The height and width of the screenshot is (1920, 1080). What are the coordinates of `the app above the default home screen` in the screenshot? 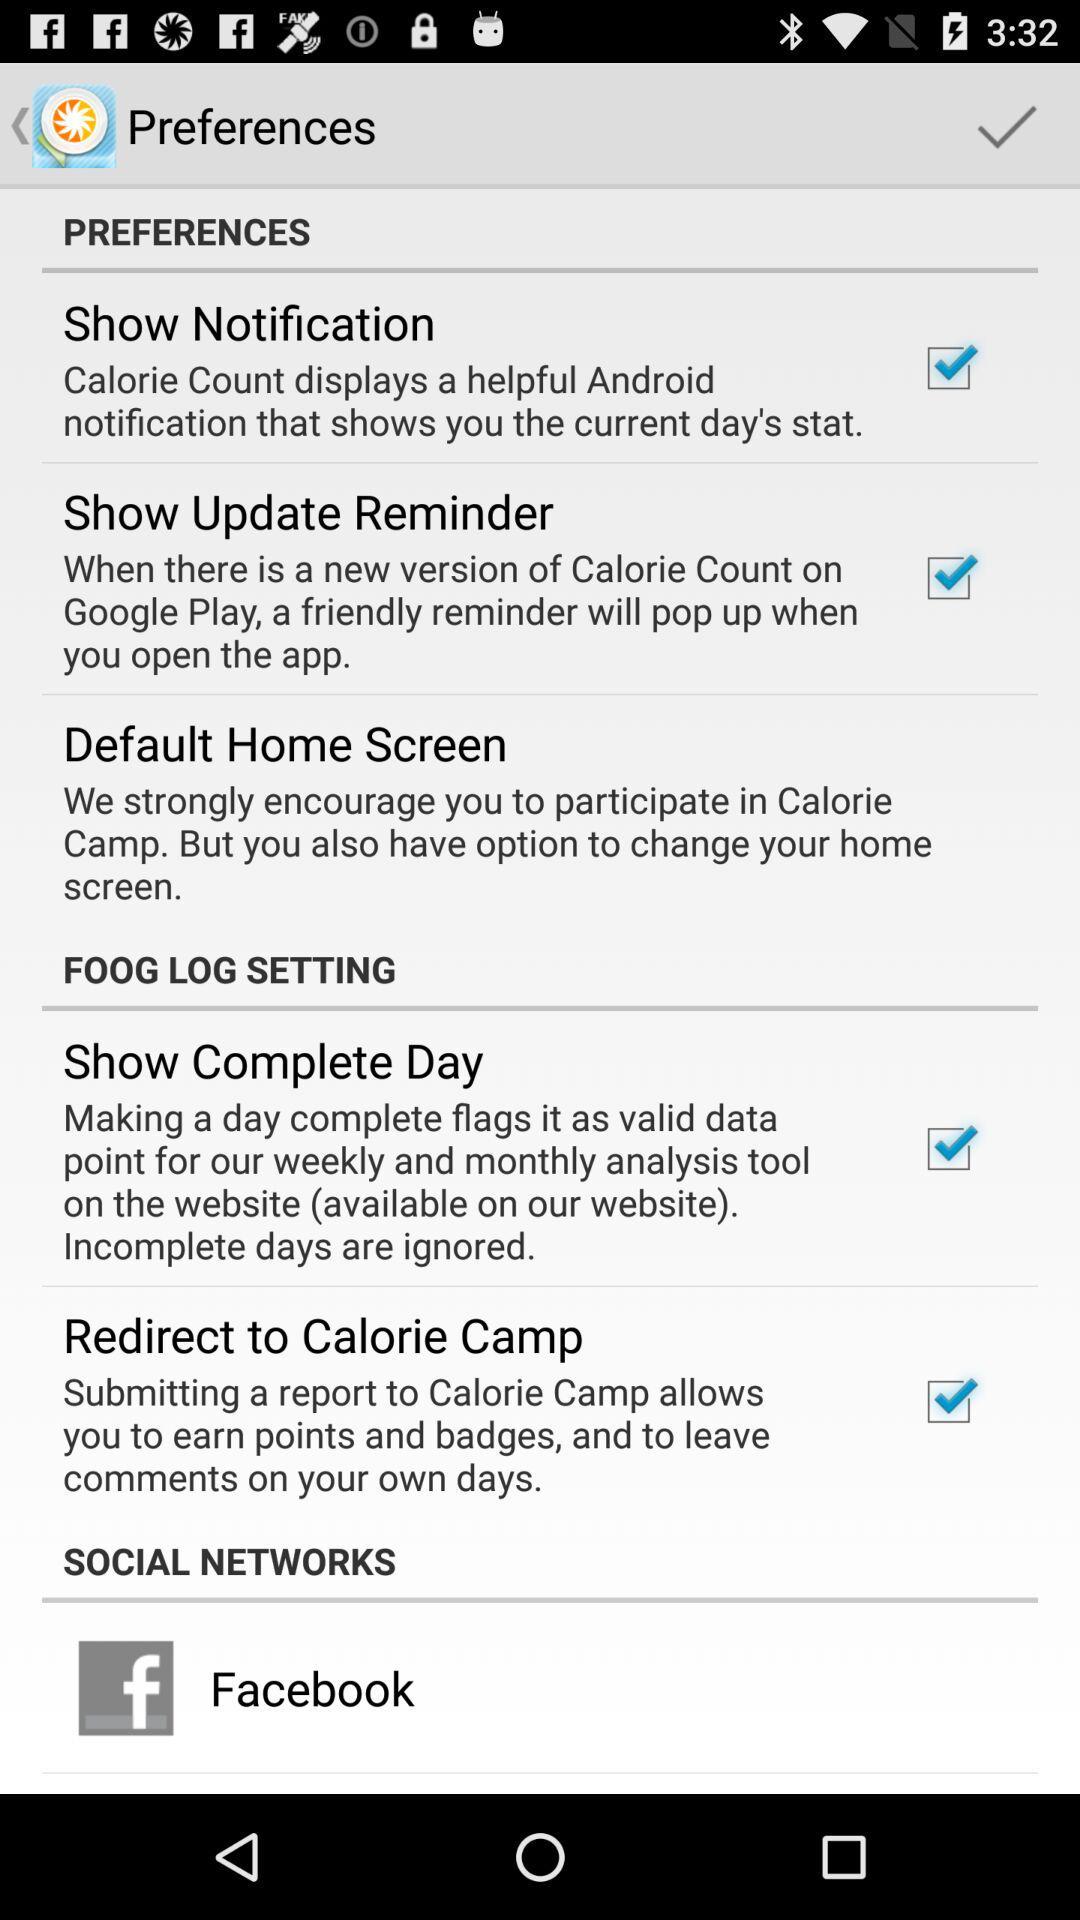 It's located at (463, 609).